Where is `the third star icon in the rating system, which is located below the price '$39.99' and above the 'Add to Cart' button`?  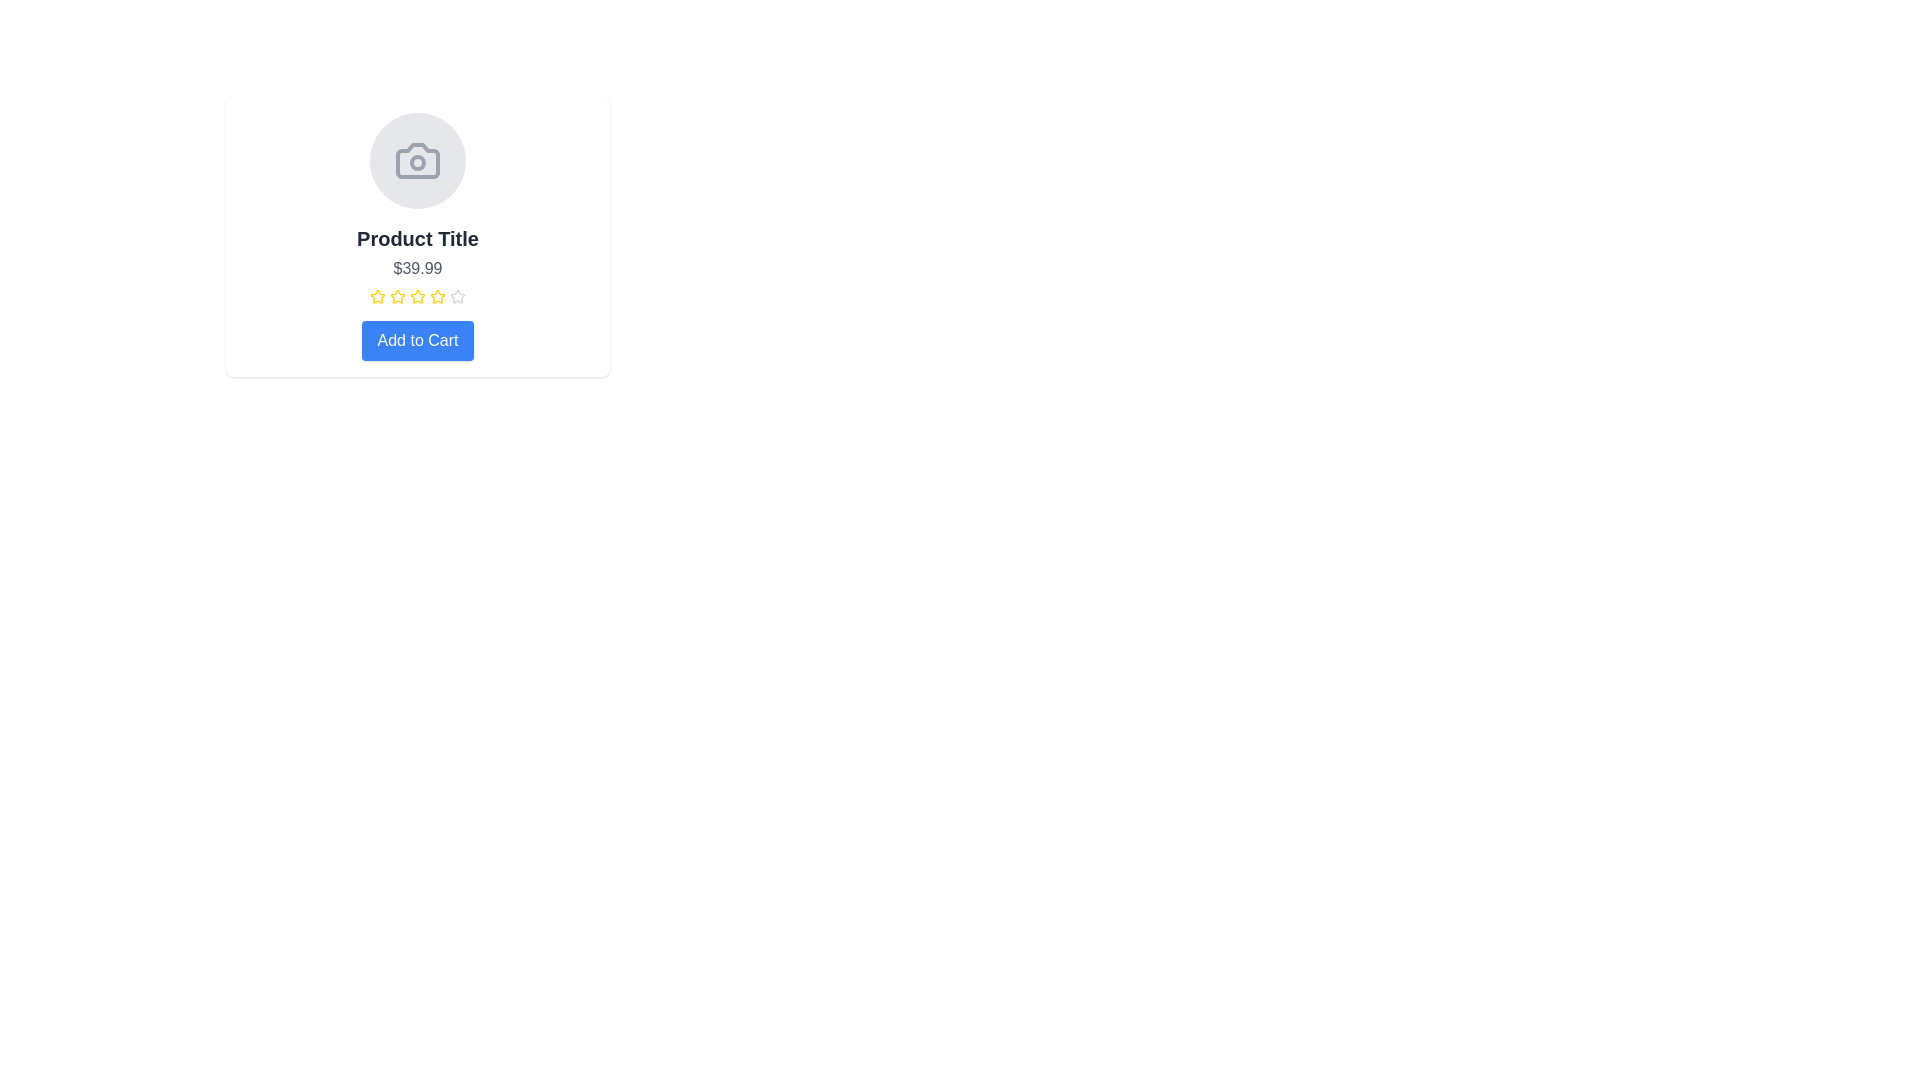
the third star icon in the rating system, which is located below the price '$39.99' and above the 'Add to Cart' button is located at coordinates (416, 297).